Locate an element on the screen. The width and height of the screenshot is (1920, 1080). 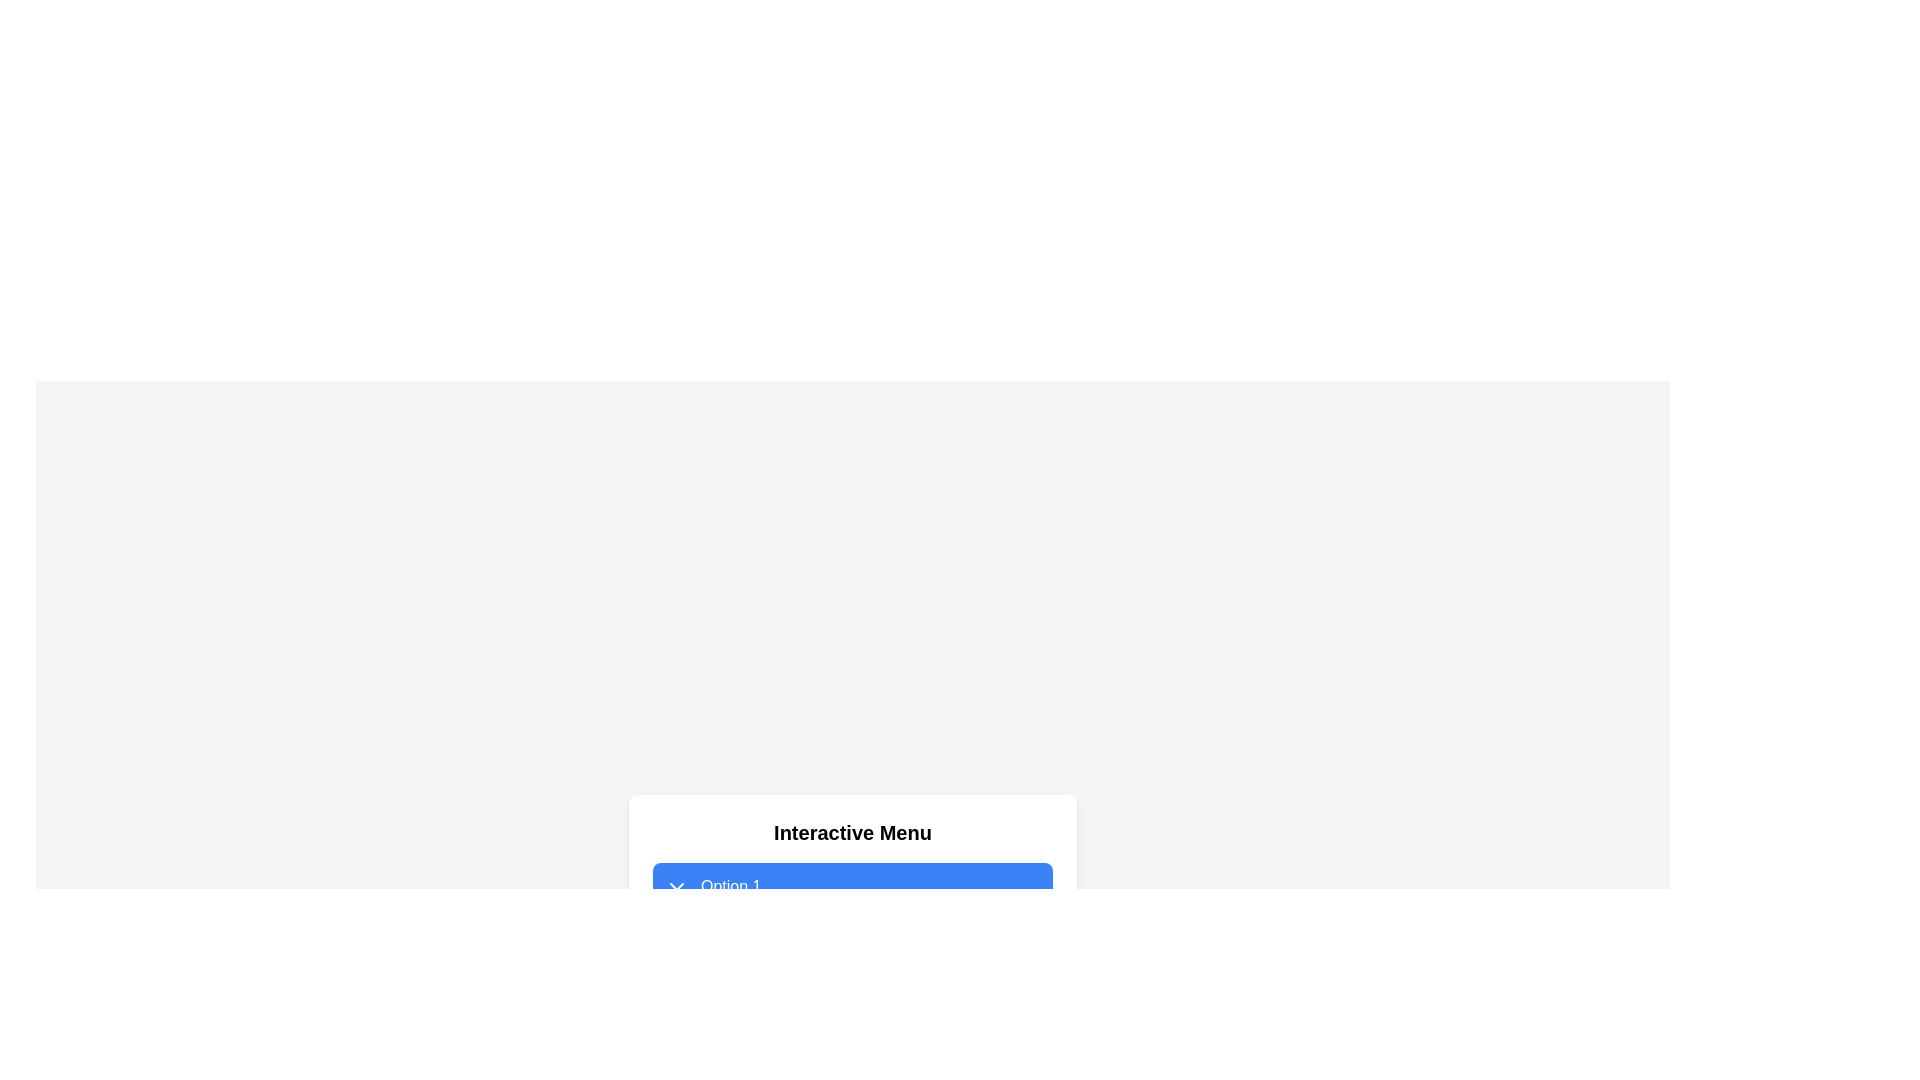
the chevron-down icon next to 'Option 1' in the drop-down menu is located at coordinates (676, 886).